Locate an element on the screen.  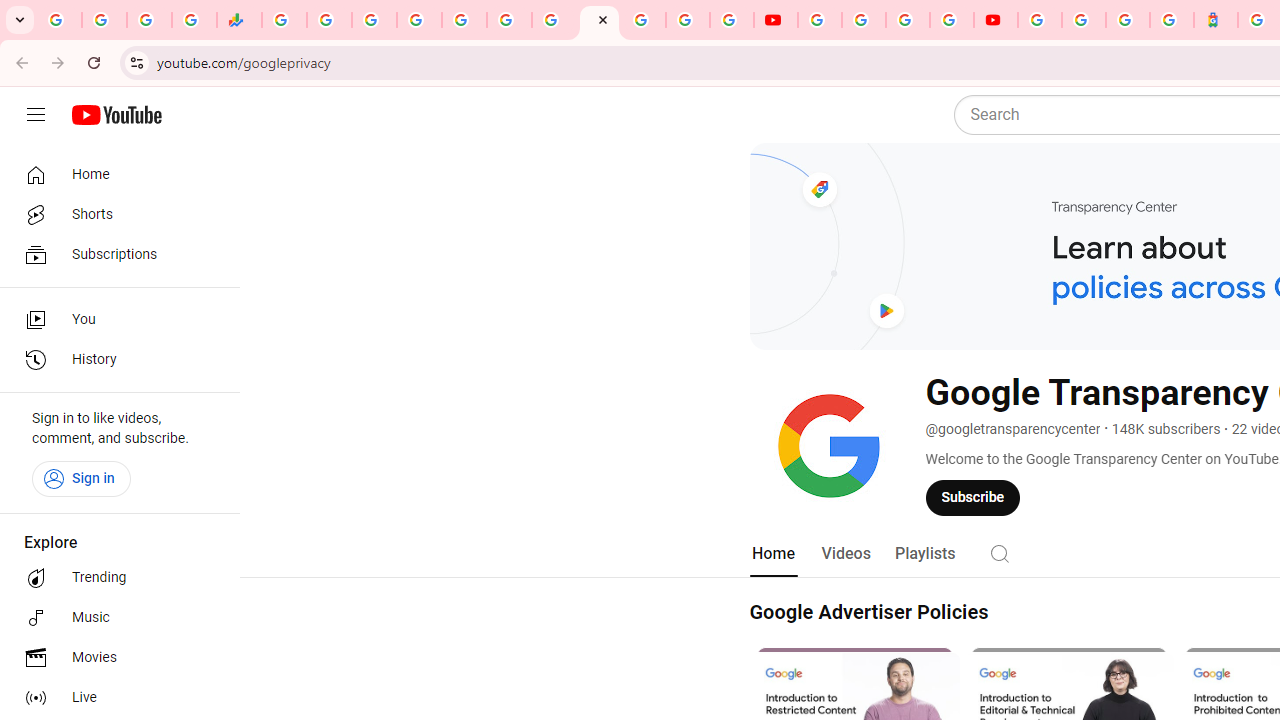
'YouTube' is located at coordinates (774, 20).